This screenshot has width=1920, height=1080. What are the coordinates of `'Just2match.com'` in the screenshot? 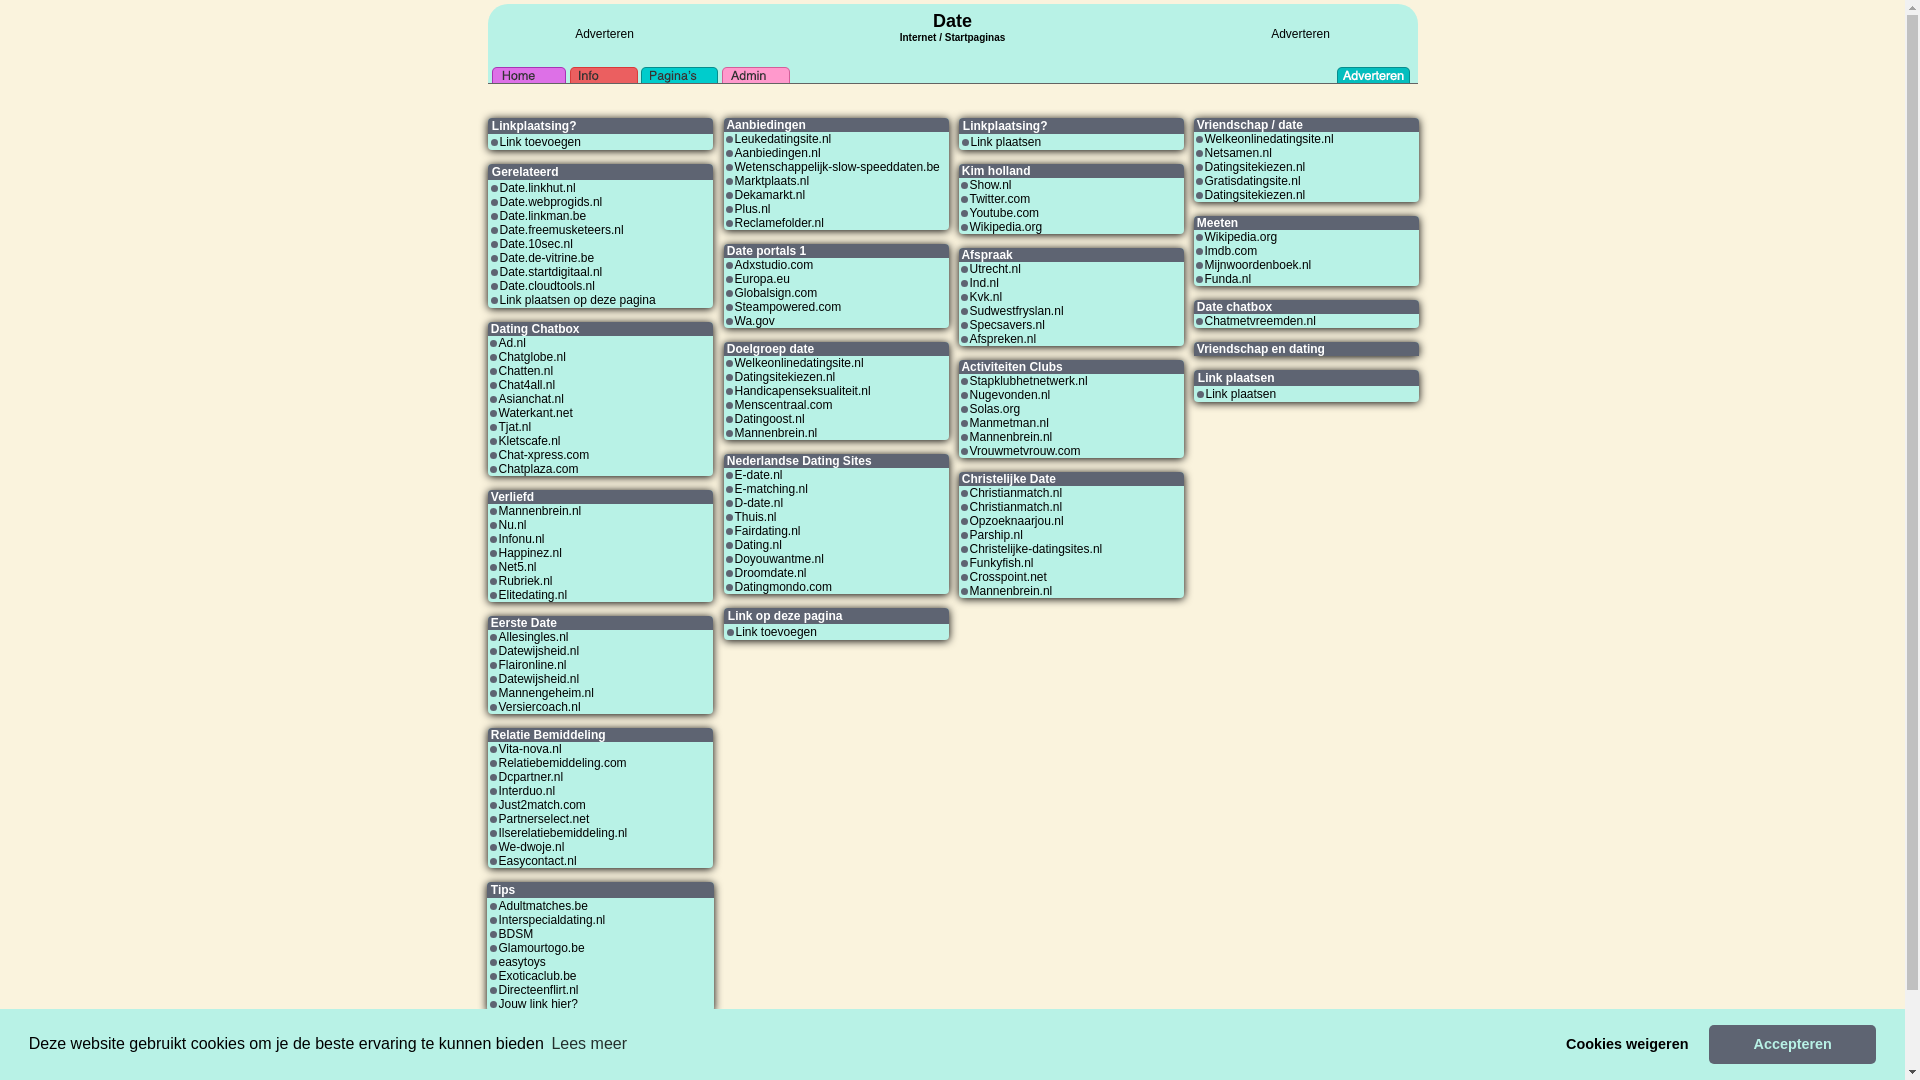 It's located at (541, 804).